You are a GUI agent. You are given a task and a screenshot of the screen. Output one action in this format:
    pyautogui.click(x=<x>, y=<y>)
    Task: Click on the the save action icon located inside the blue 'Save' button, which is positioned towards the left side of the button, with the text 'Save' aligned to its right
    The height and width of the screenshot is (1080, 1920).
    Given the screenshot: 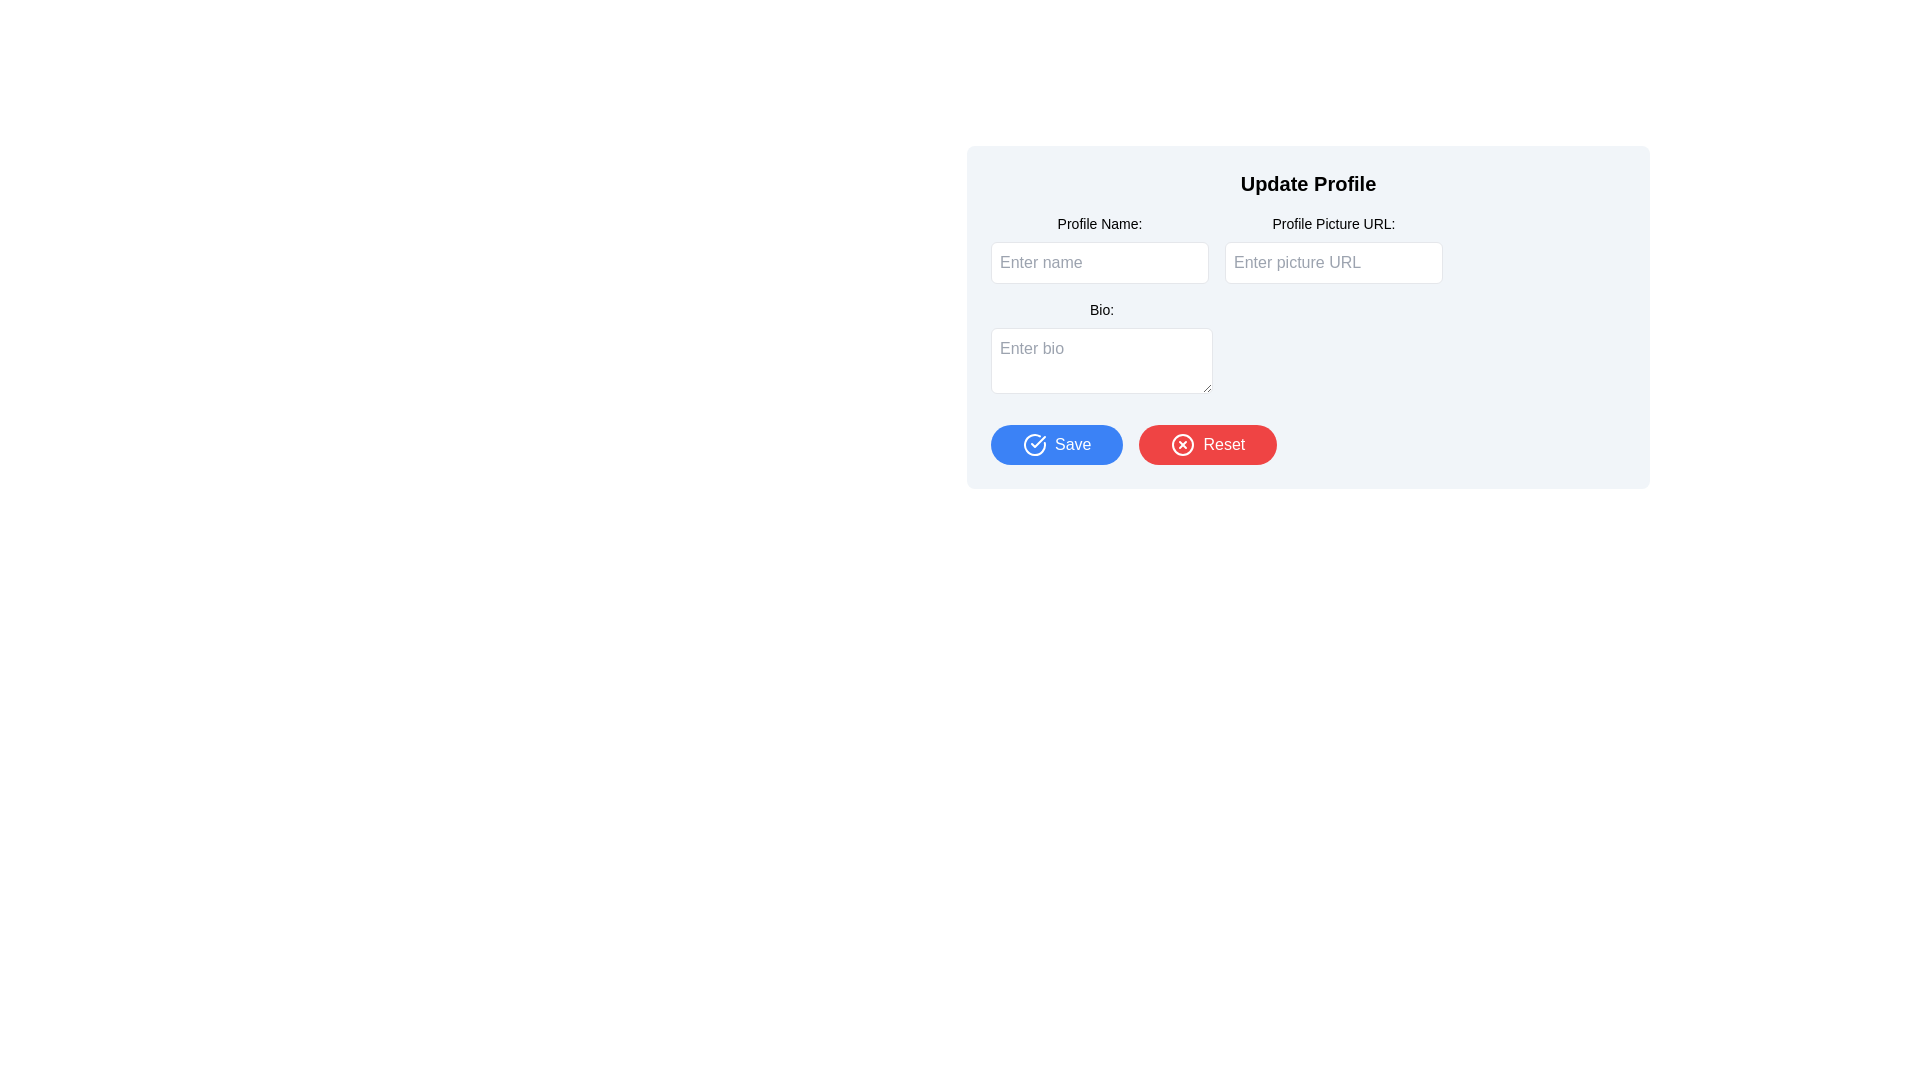 What is the action you would take?
    pyautogui.click(x=1035, y=443)
    